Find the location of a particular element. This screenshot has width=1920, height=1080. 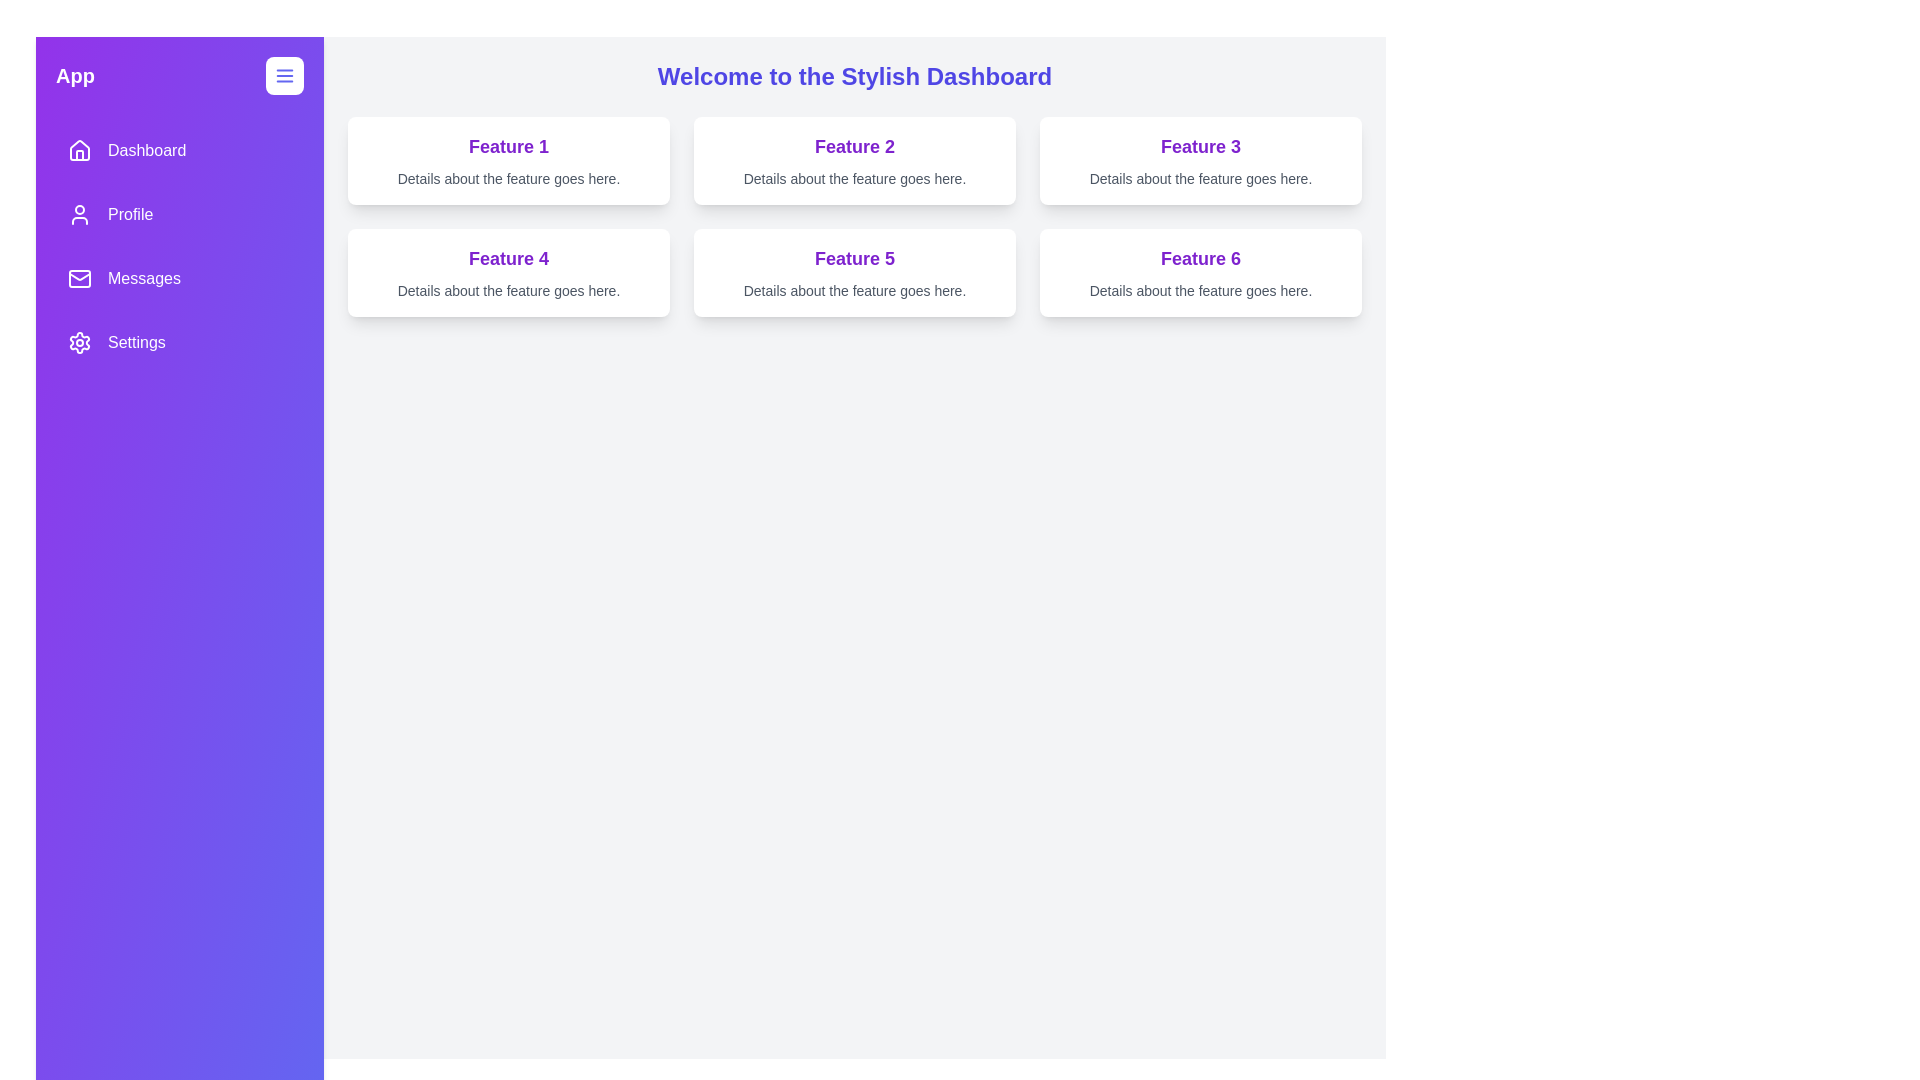

the prominently styled text label reading 'Welcome to the Stylish Dashboard', which is positioned near the top-center of the interface is located at coordinates (854, 76).